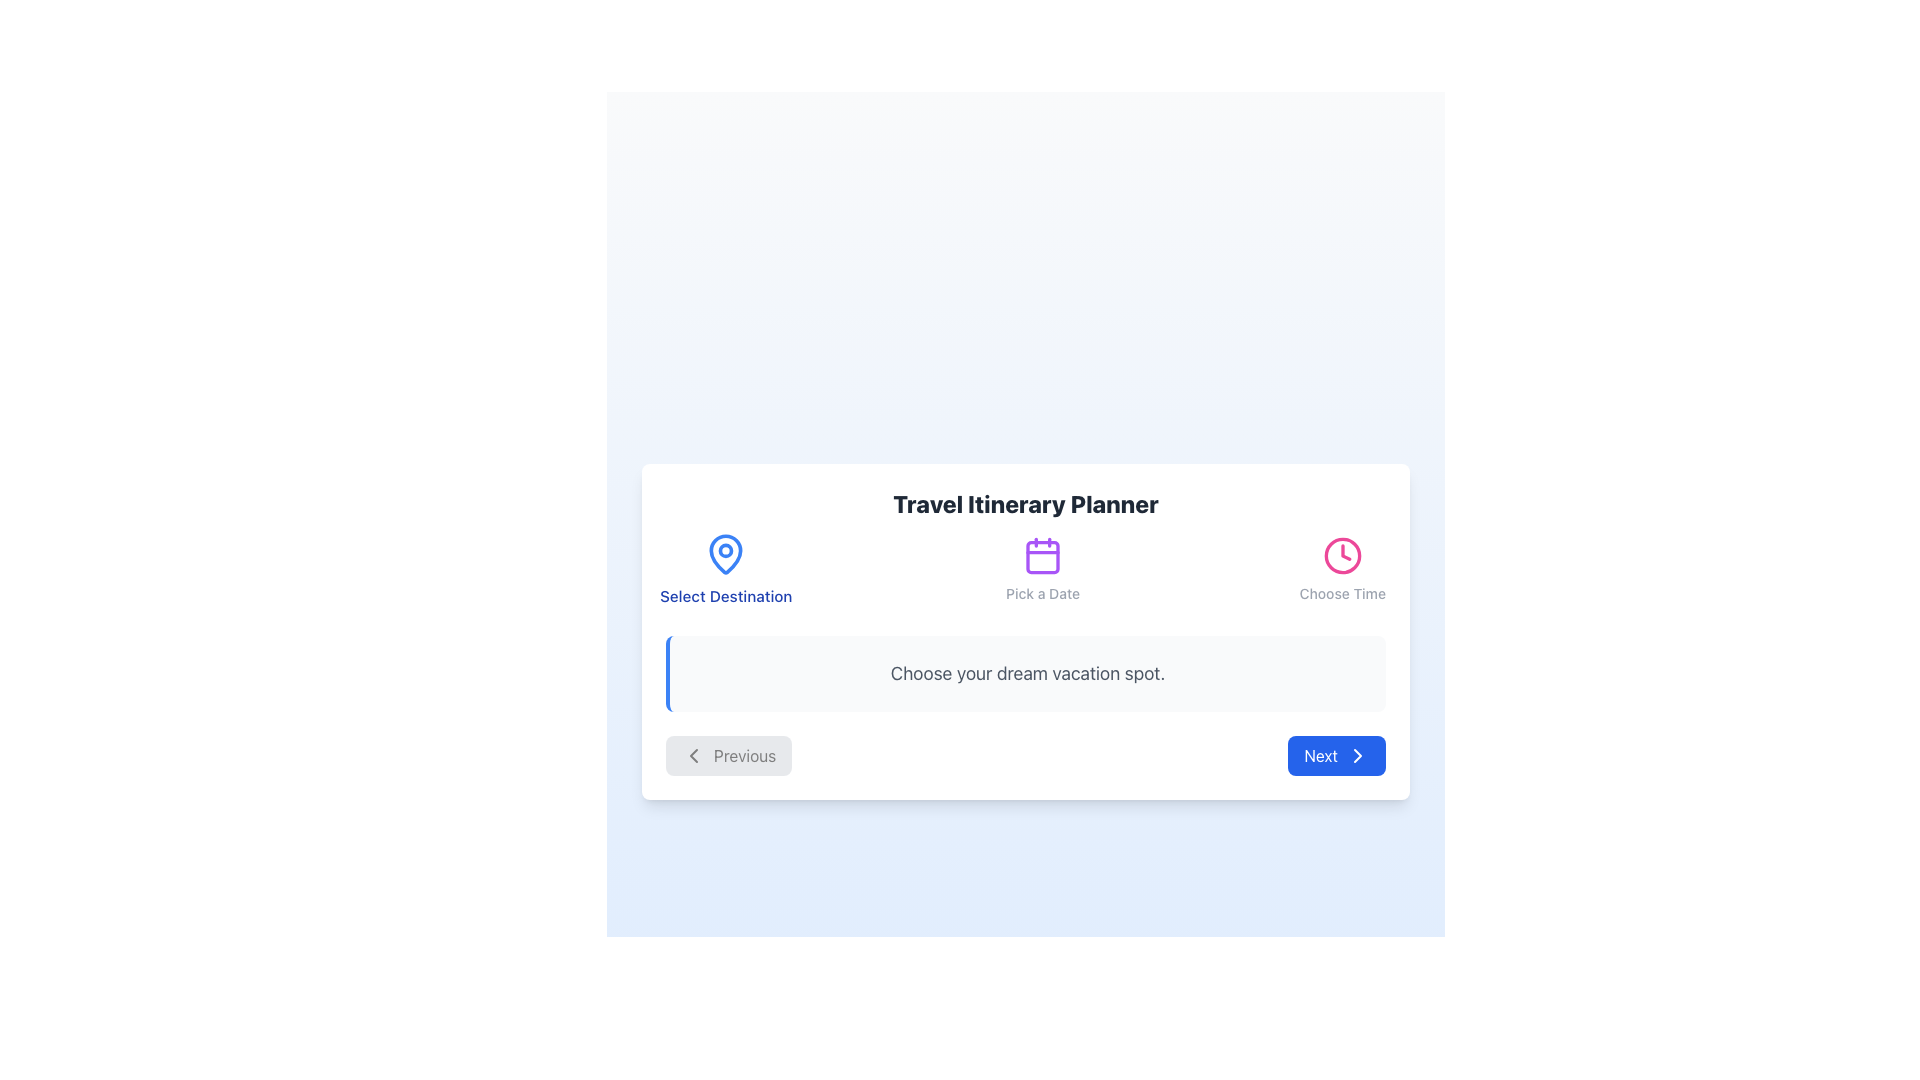 This screenshot has height=1080, width=1920. Describe the element at coordinates (728, 756) in the screenshot. I see `the 'Previous' button located at the bottom-left corner of the content panel` at that location.